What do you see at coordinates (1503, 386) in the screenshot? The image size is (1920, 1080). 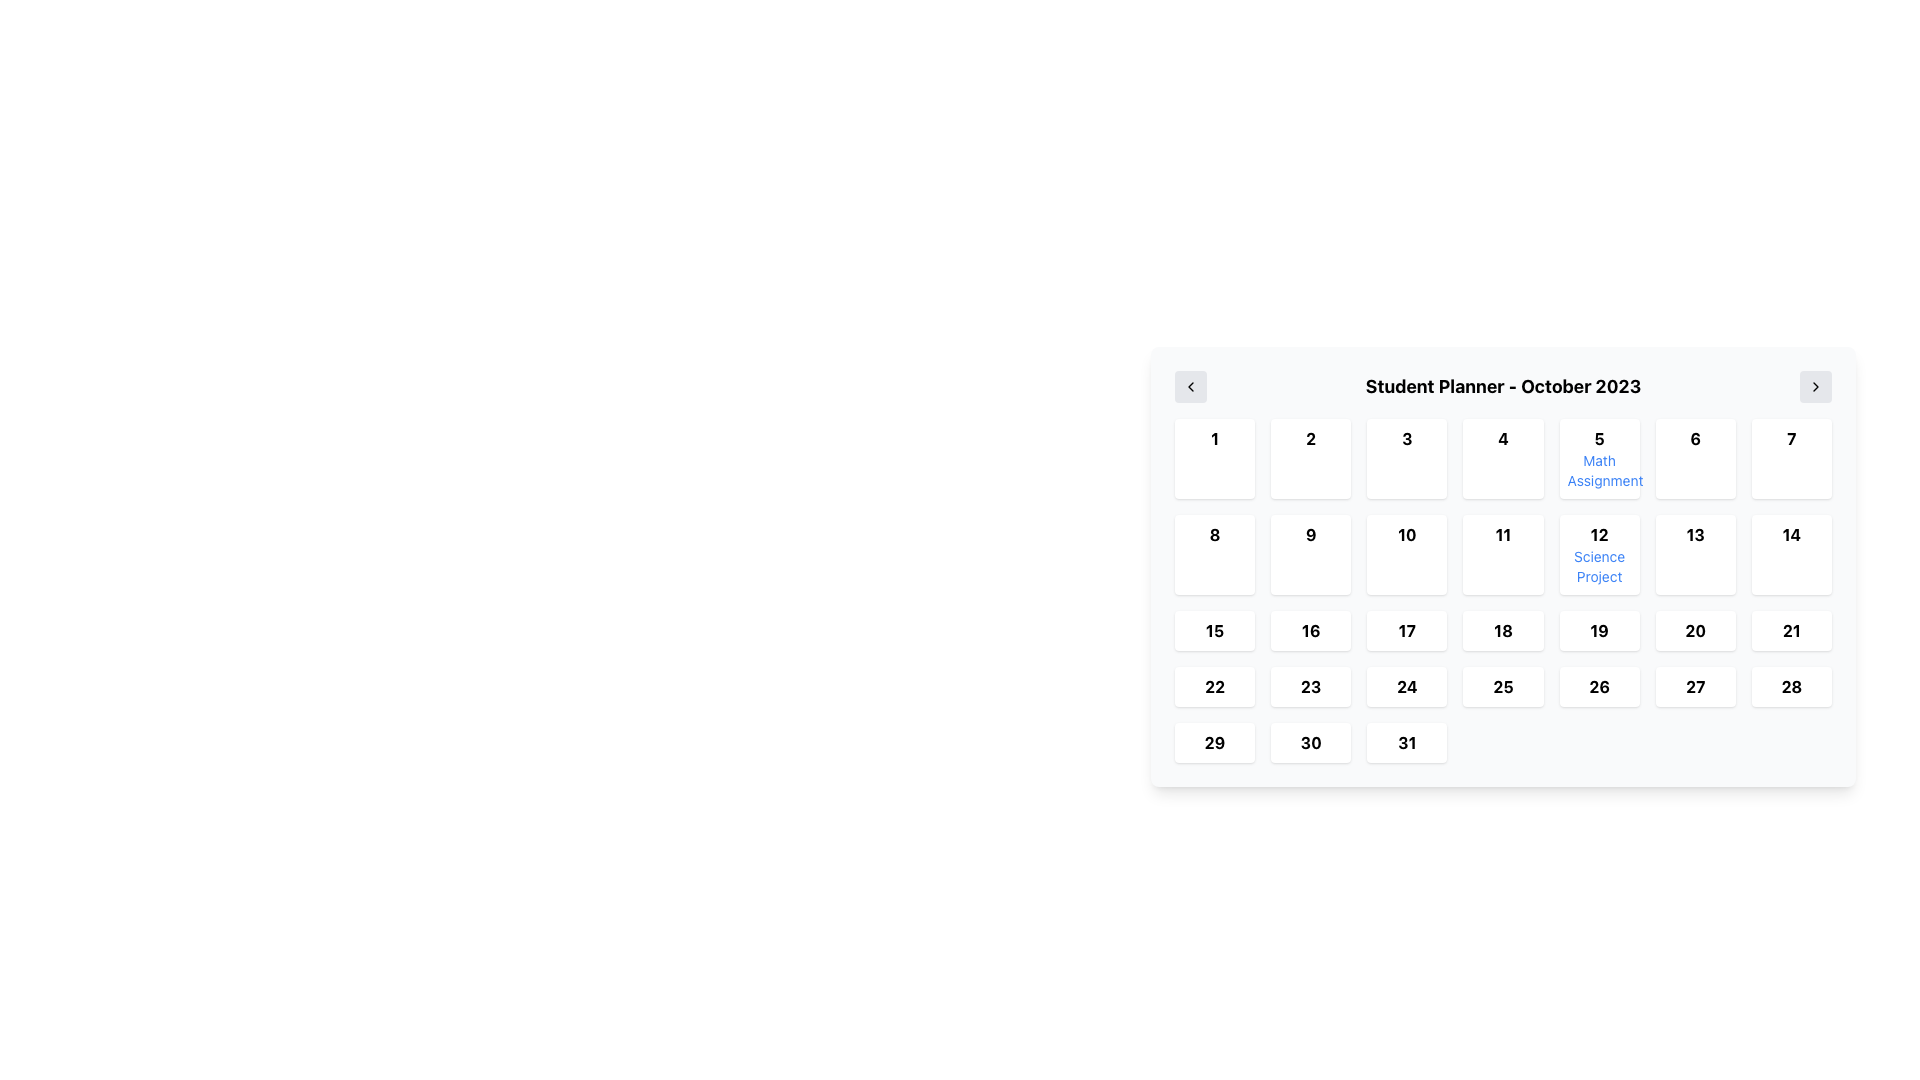 I see `the title label displaying 'October 2023' at the top-center of the calendar view` at bounding box center [1503, 386].